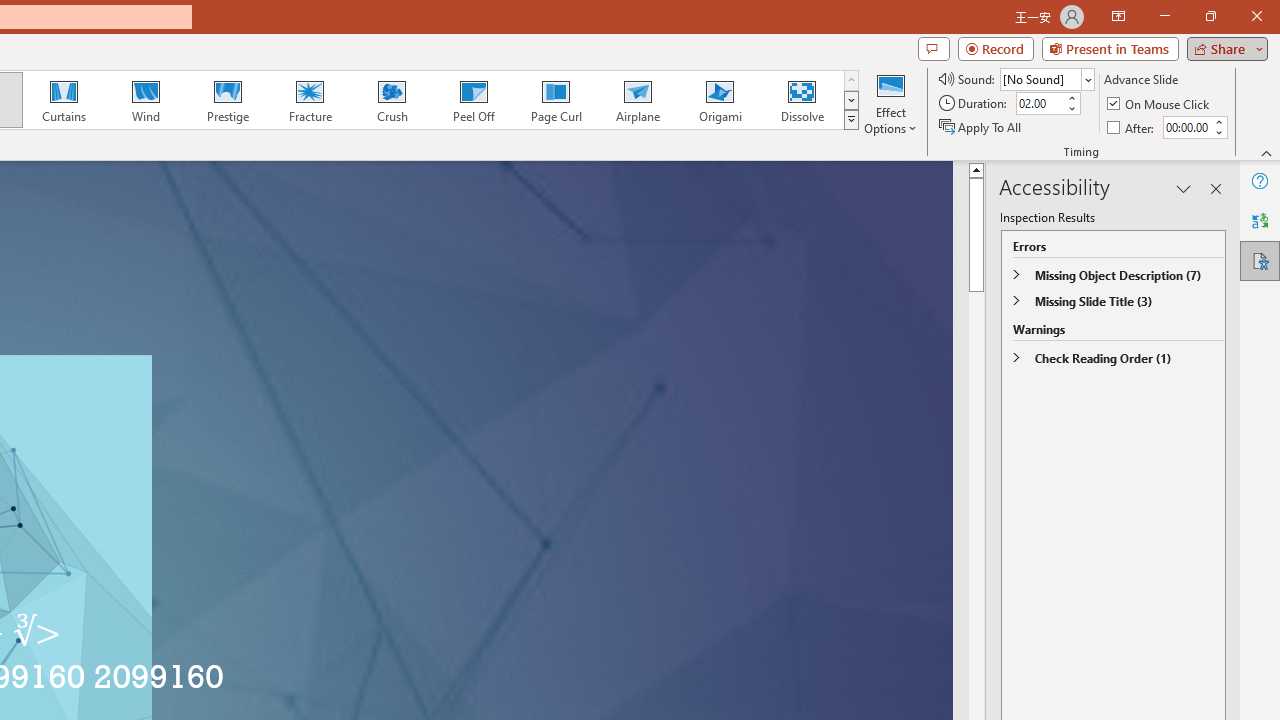  What do you see at coordinates (308, 100) in the screenshot?
I see `'Fracture'` at bounding box center [308, 100].